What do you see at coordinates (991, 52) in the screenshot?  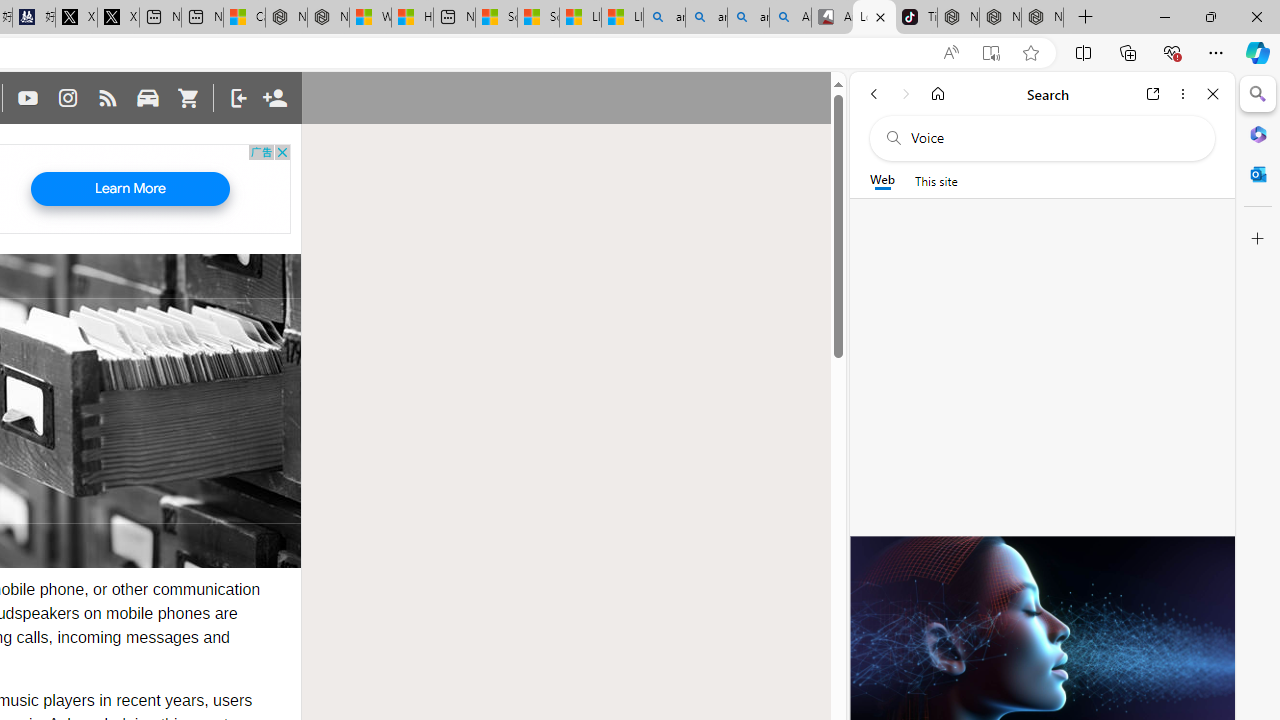 I see `'Enter Immersive Reader (F9)'` at bounding box center [991, 52].